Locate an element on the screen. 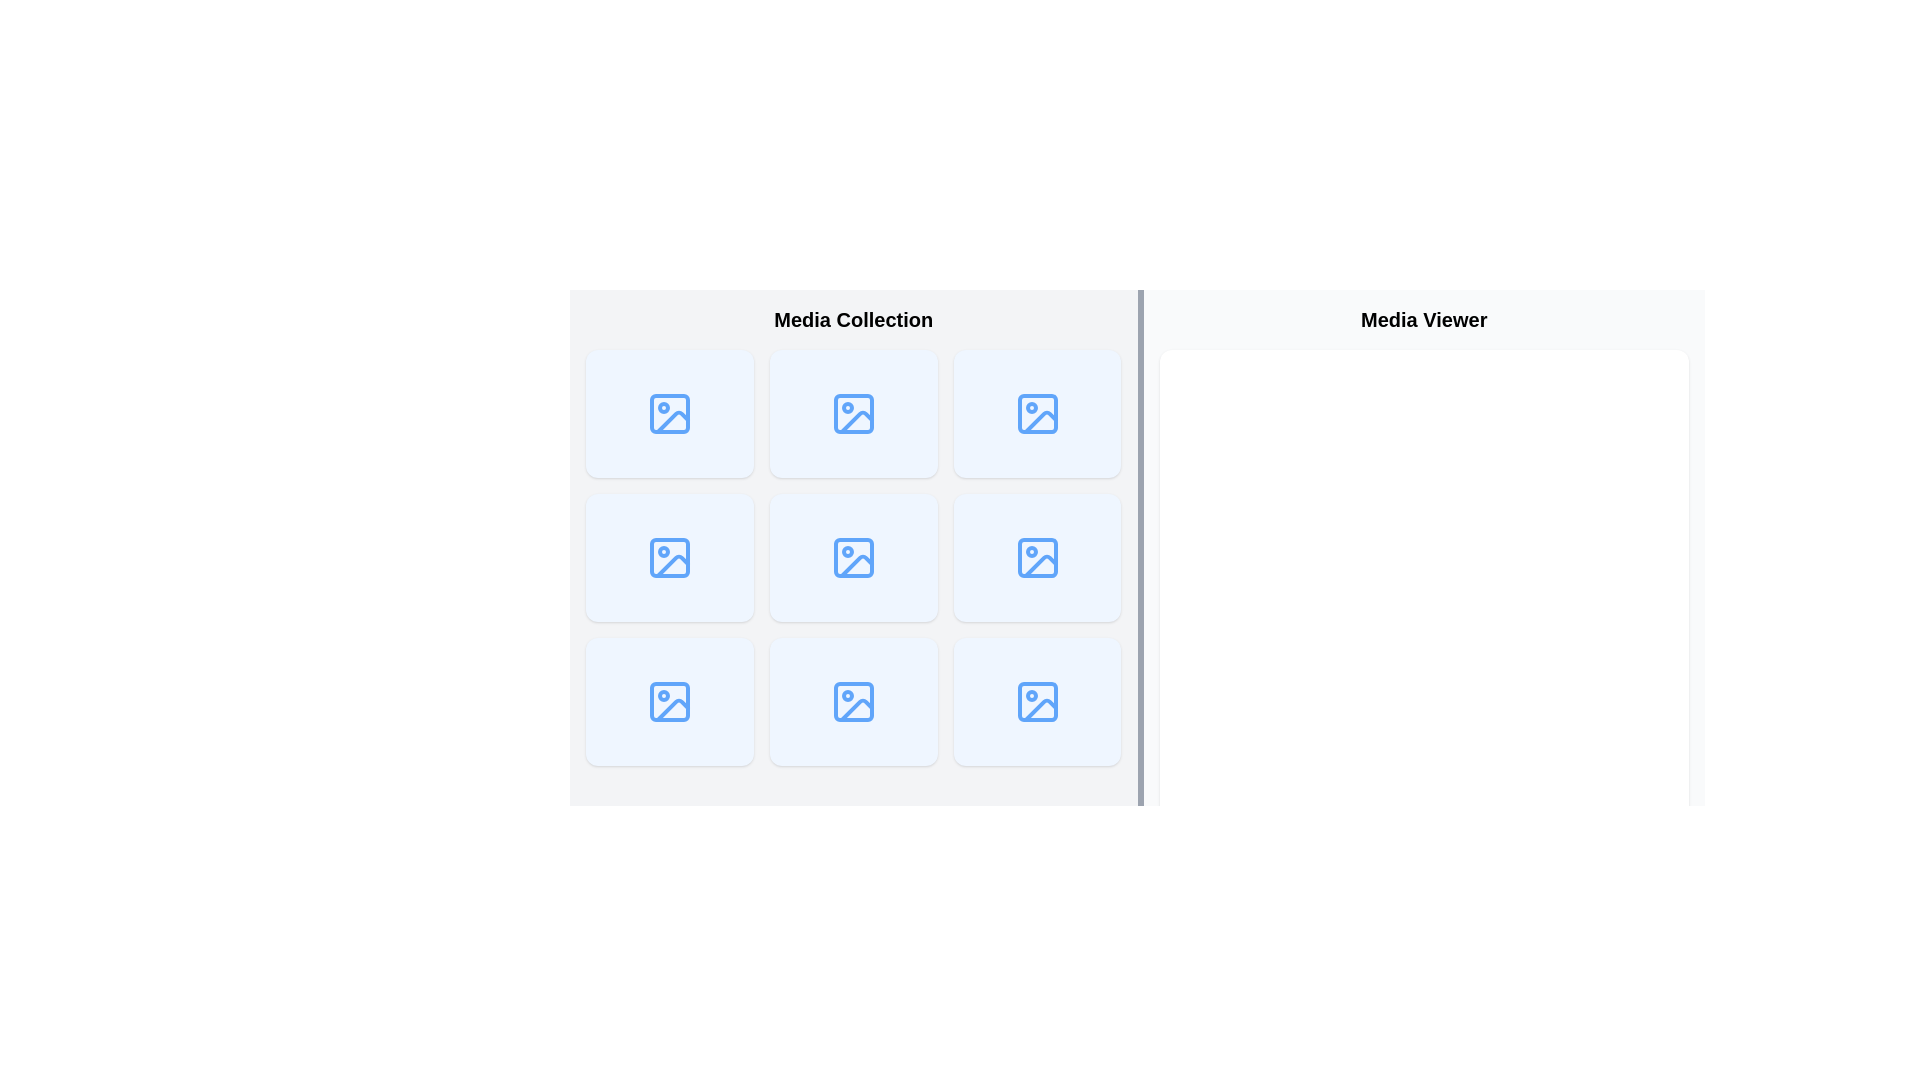  the Icon or Image Placeholder with a blue border and light blue background, featuring a mountain and sun/moon icon is located at coordinates (853, 558).